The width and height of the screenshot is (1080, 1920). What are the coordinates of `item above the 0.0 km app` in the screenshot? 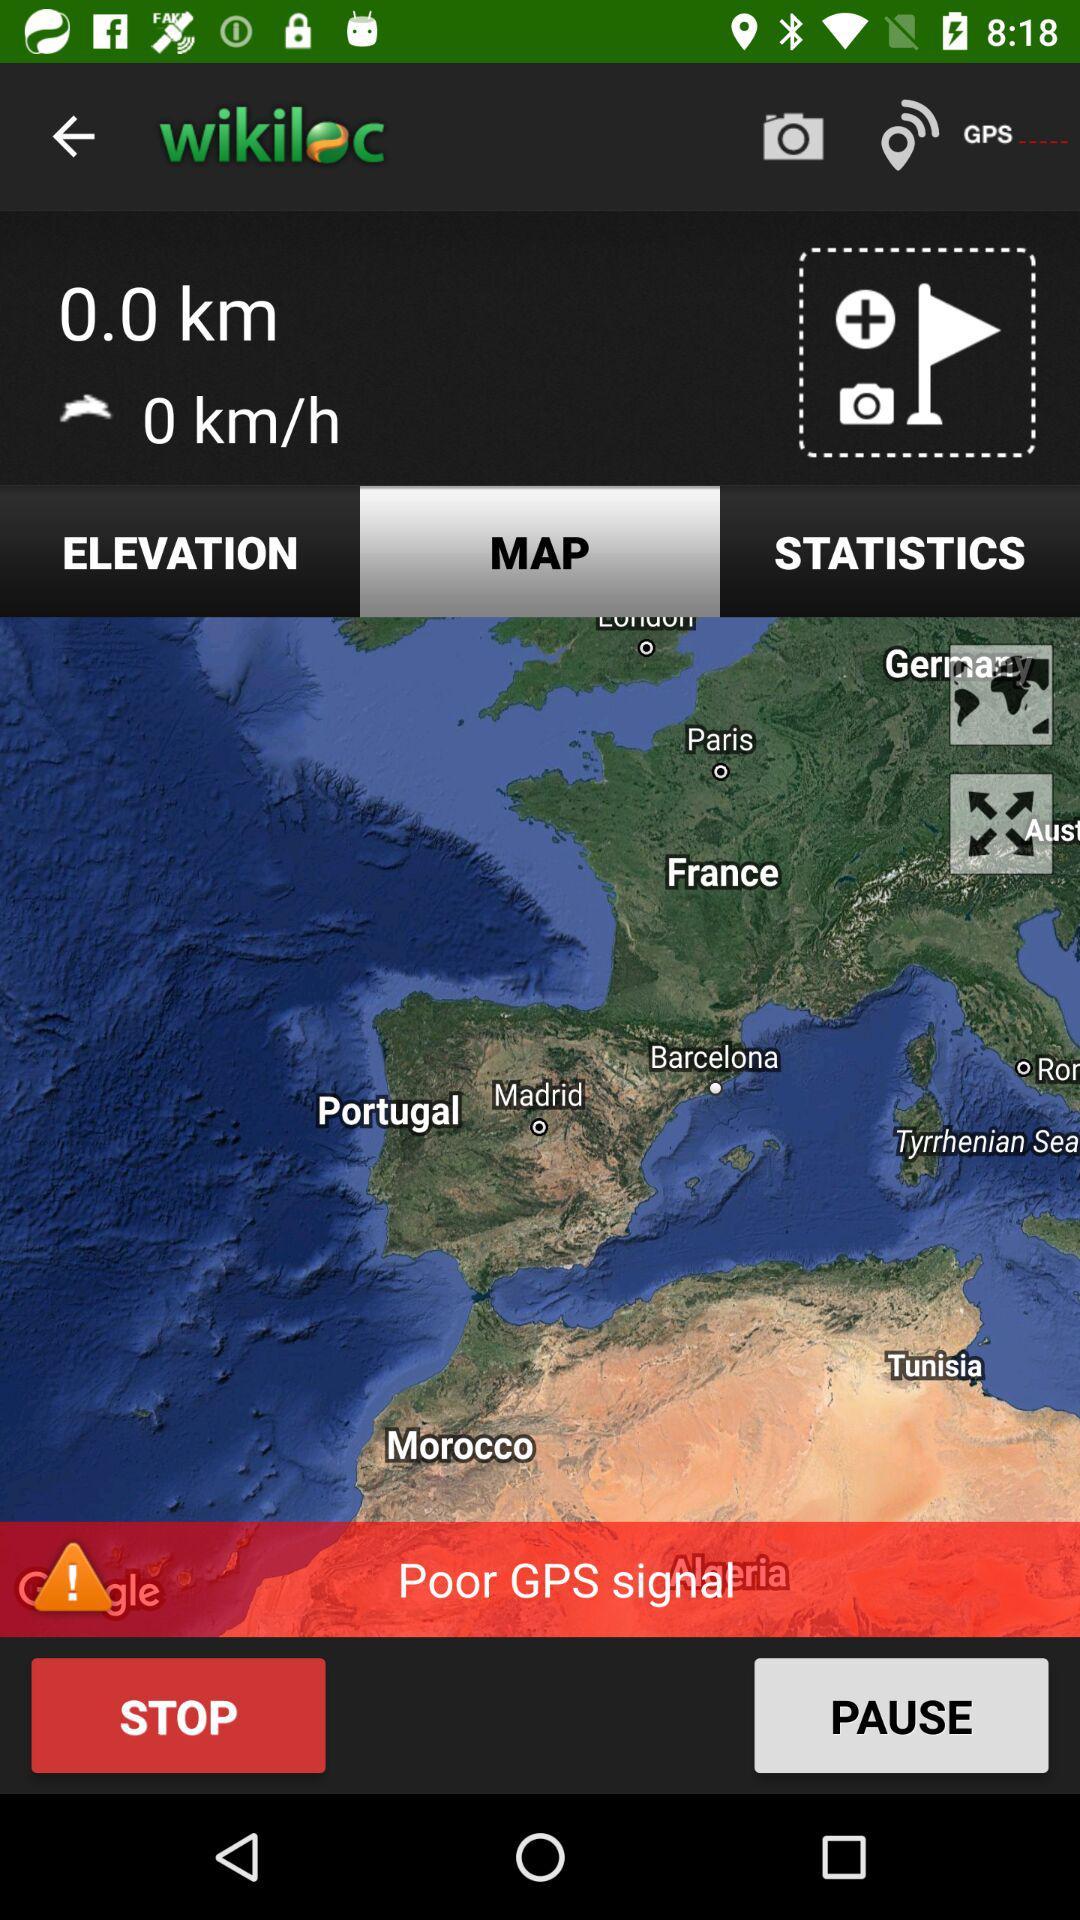 It's located at (72, 135).